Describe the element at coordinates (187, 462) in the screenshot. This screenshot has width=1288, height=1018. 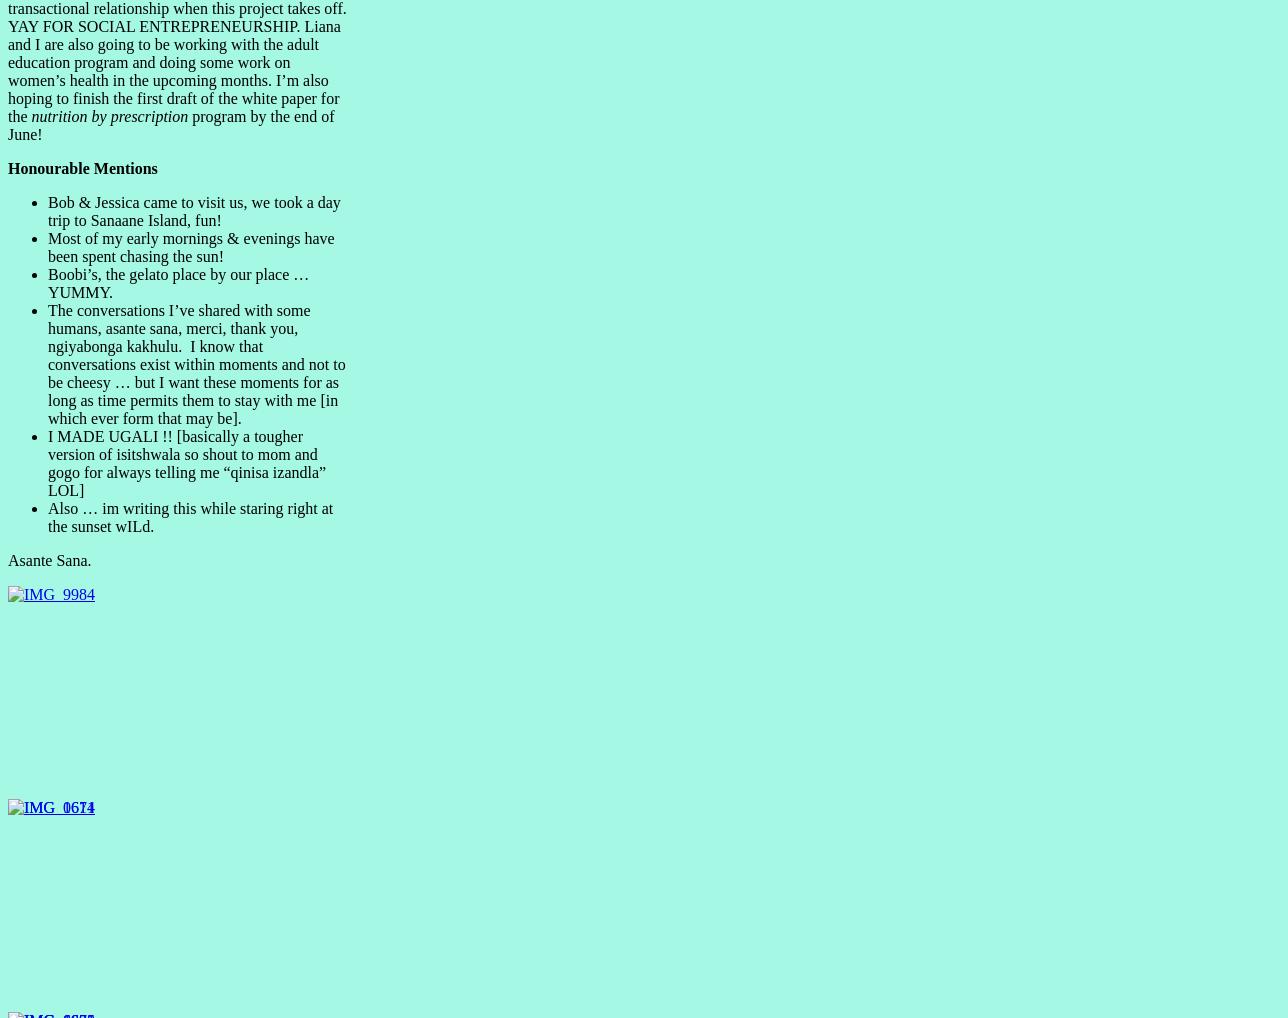
I see `'I MADE UGALI !! [basically a tougher version of isitshwala so shout to mom and gogo for always telling me “qinisa izandla” LOL]'` at that location.